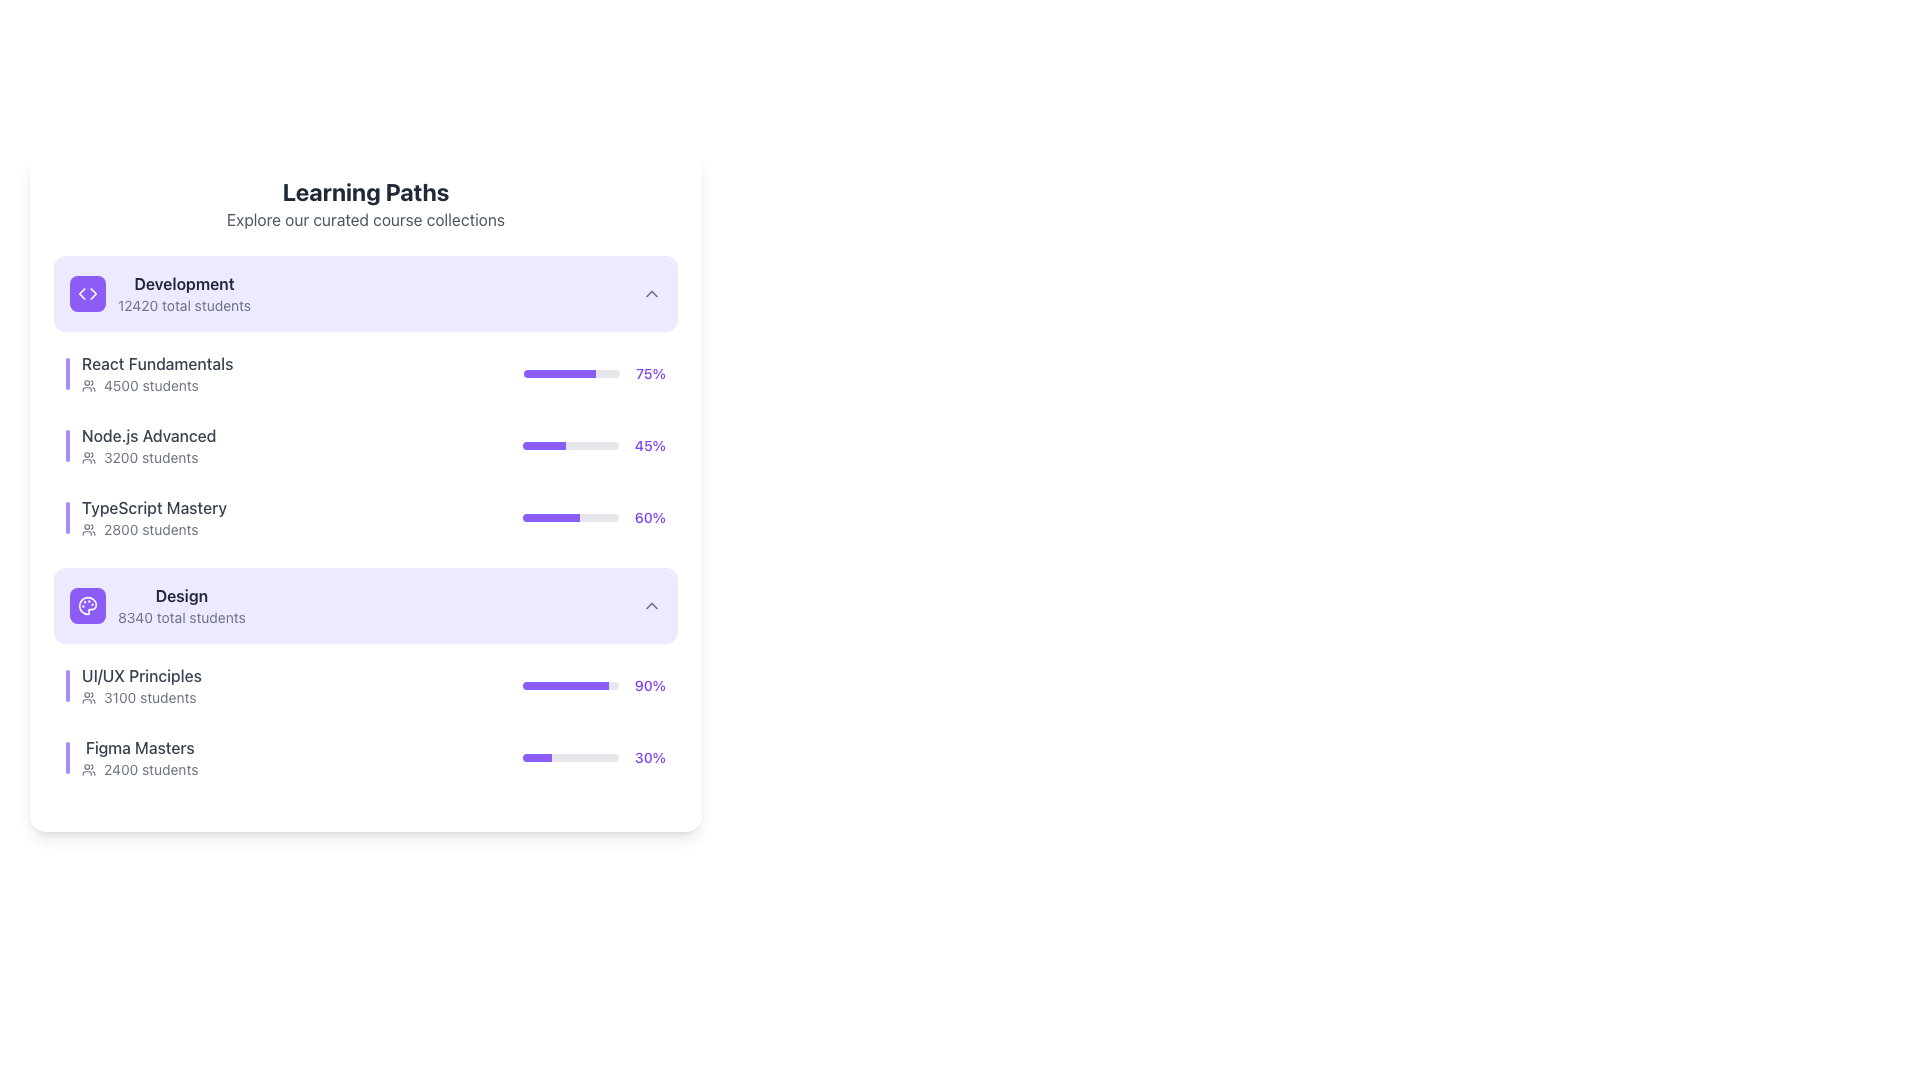 The height and width of the screenshot is (1080, 1920). Describe the element at coordinates (139, 758) in the screenshot. I see `the prominent 'Figma Masters' text within the 'Design' section of the 'Learning Paths' interface` at that location.